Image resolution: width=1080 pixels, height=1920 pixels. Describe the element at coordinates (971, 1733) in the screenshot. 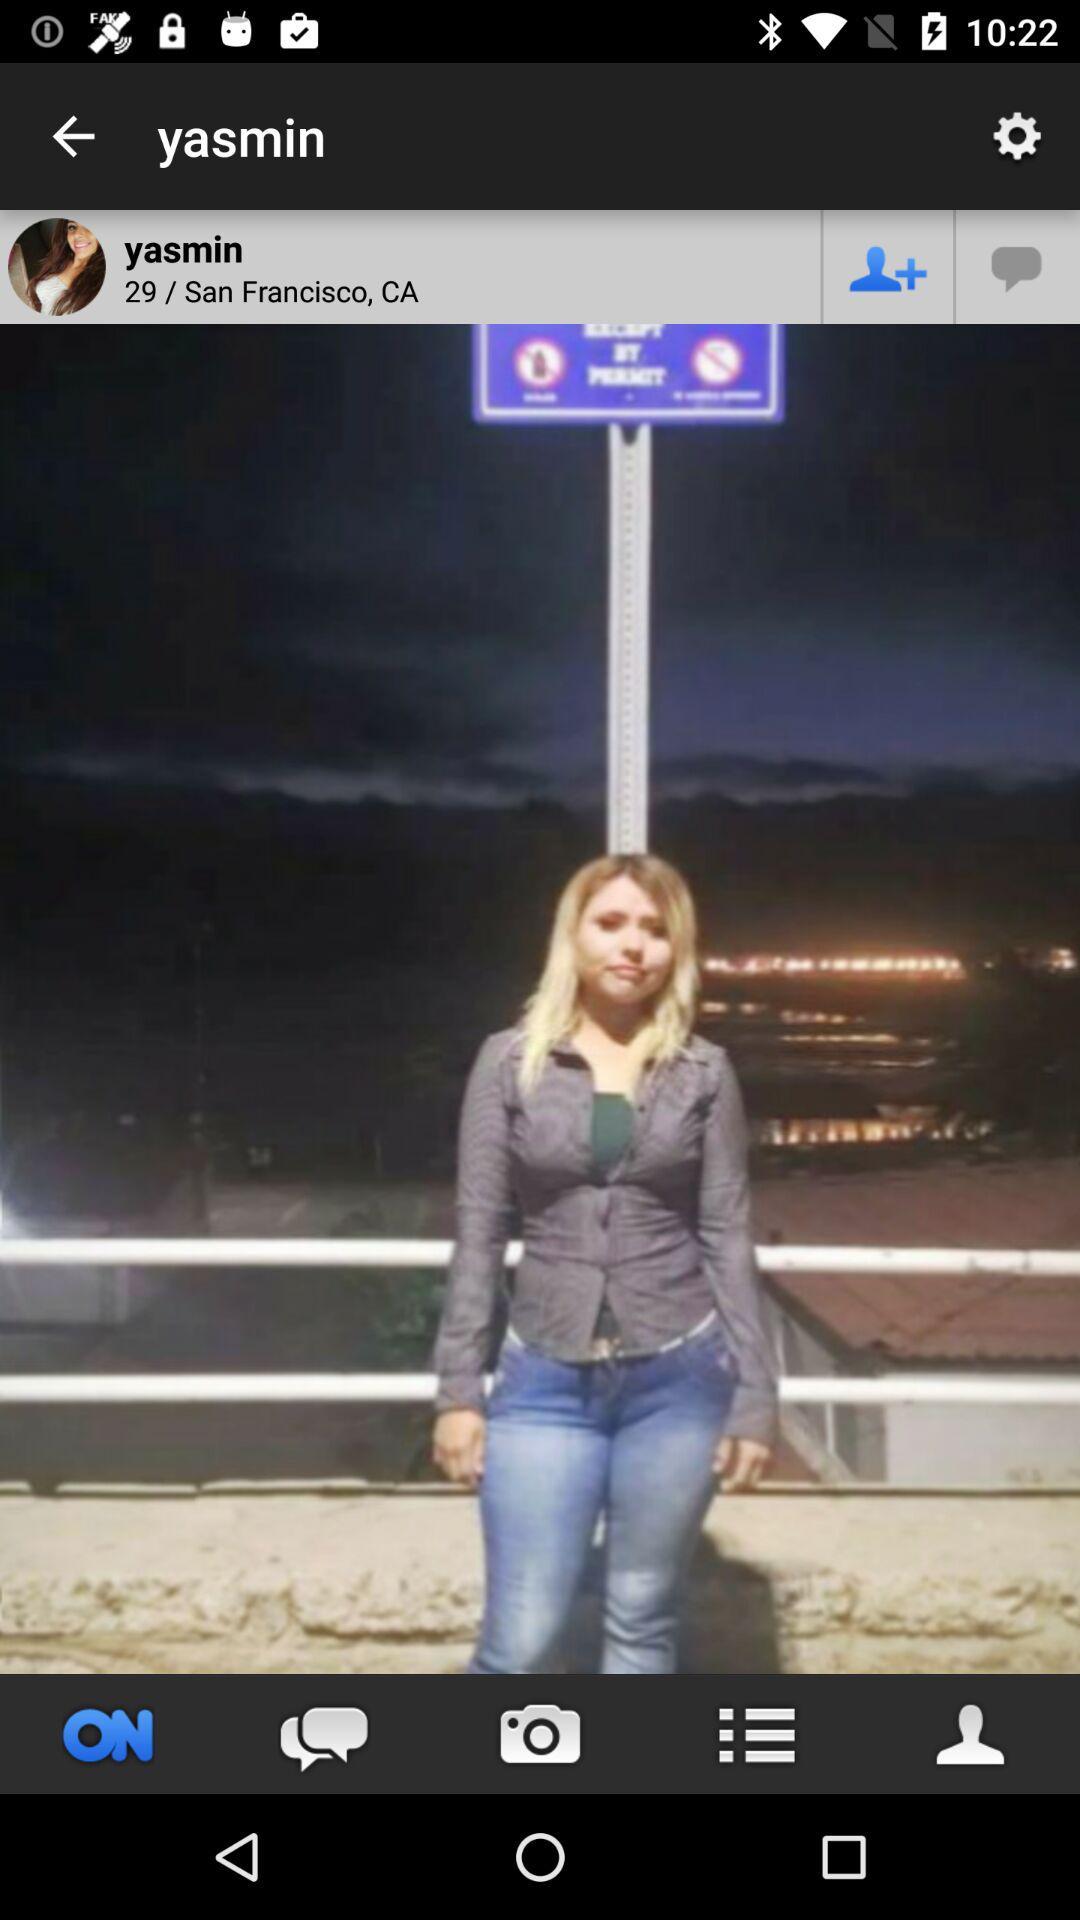

I see `the avatar icon` at that location.